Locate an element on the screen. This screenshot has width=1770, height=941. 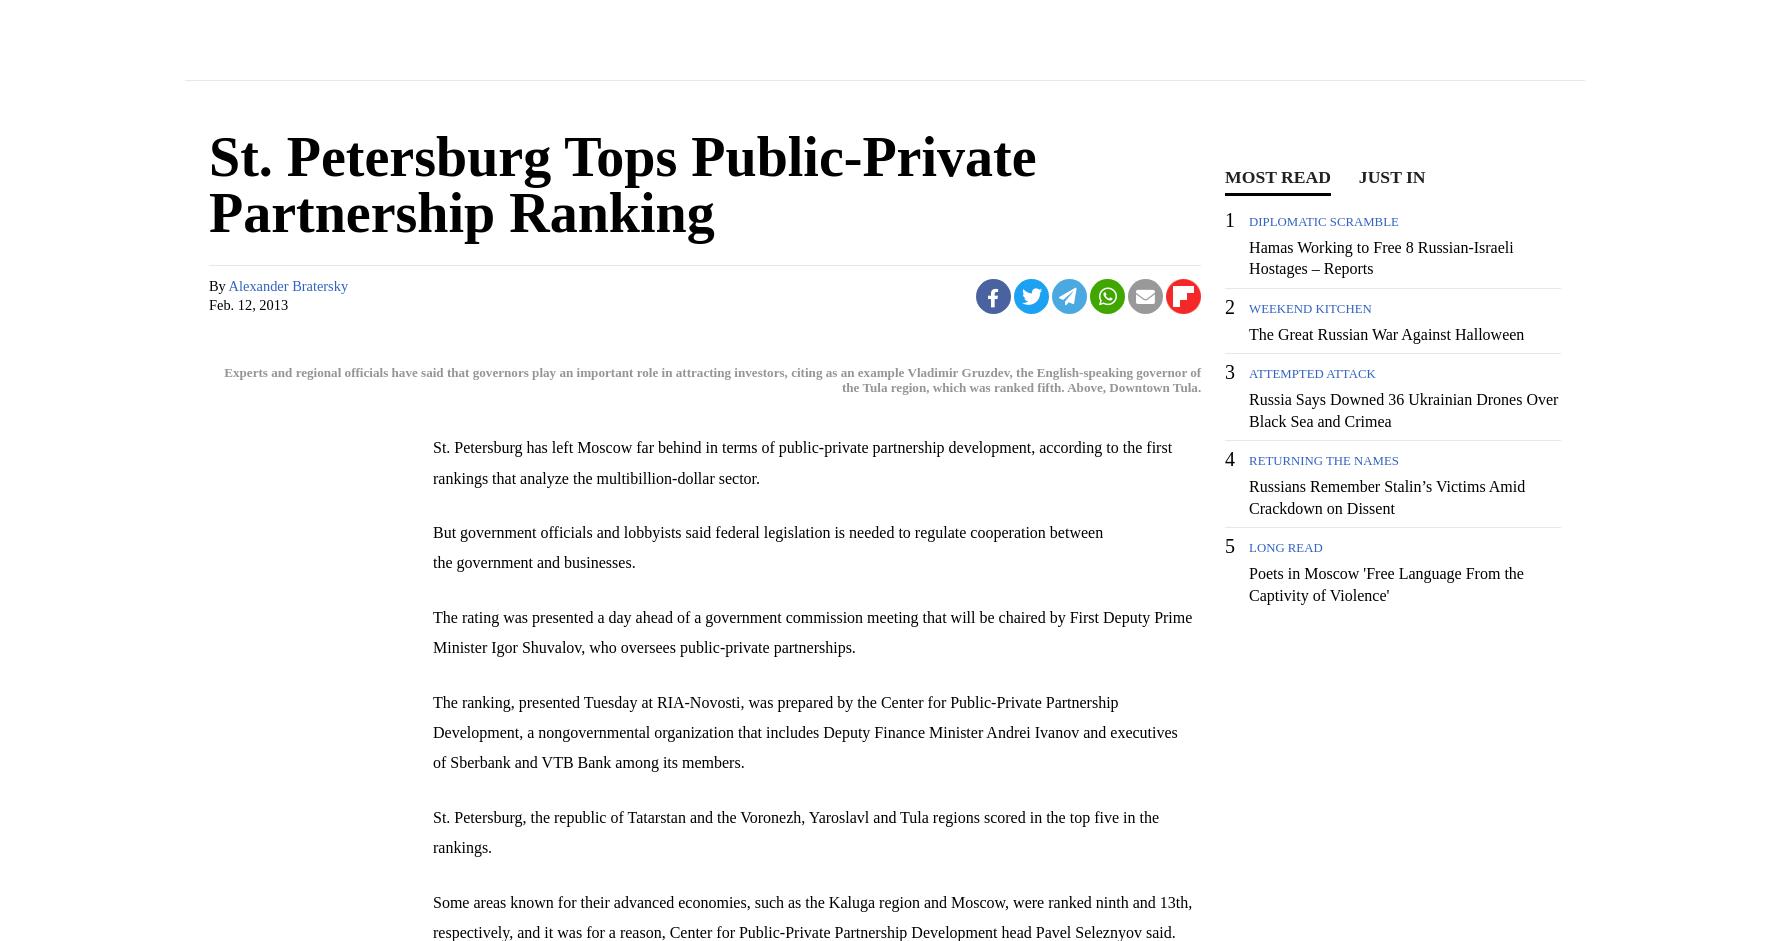
'The rating was presented a day ahead of a government commission meeting that will be chaired by First Deputy Prime Minister Igor Shuvalov, who oversees public-private partnerships.' is located at coordinates (812, 631).